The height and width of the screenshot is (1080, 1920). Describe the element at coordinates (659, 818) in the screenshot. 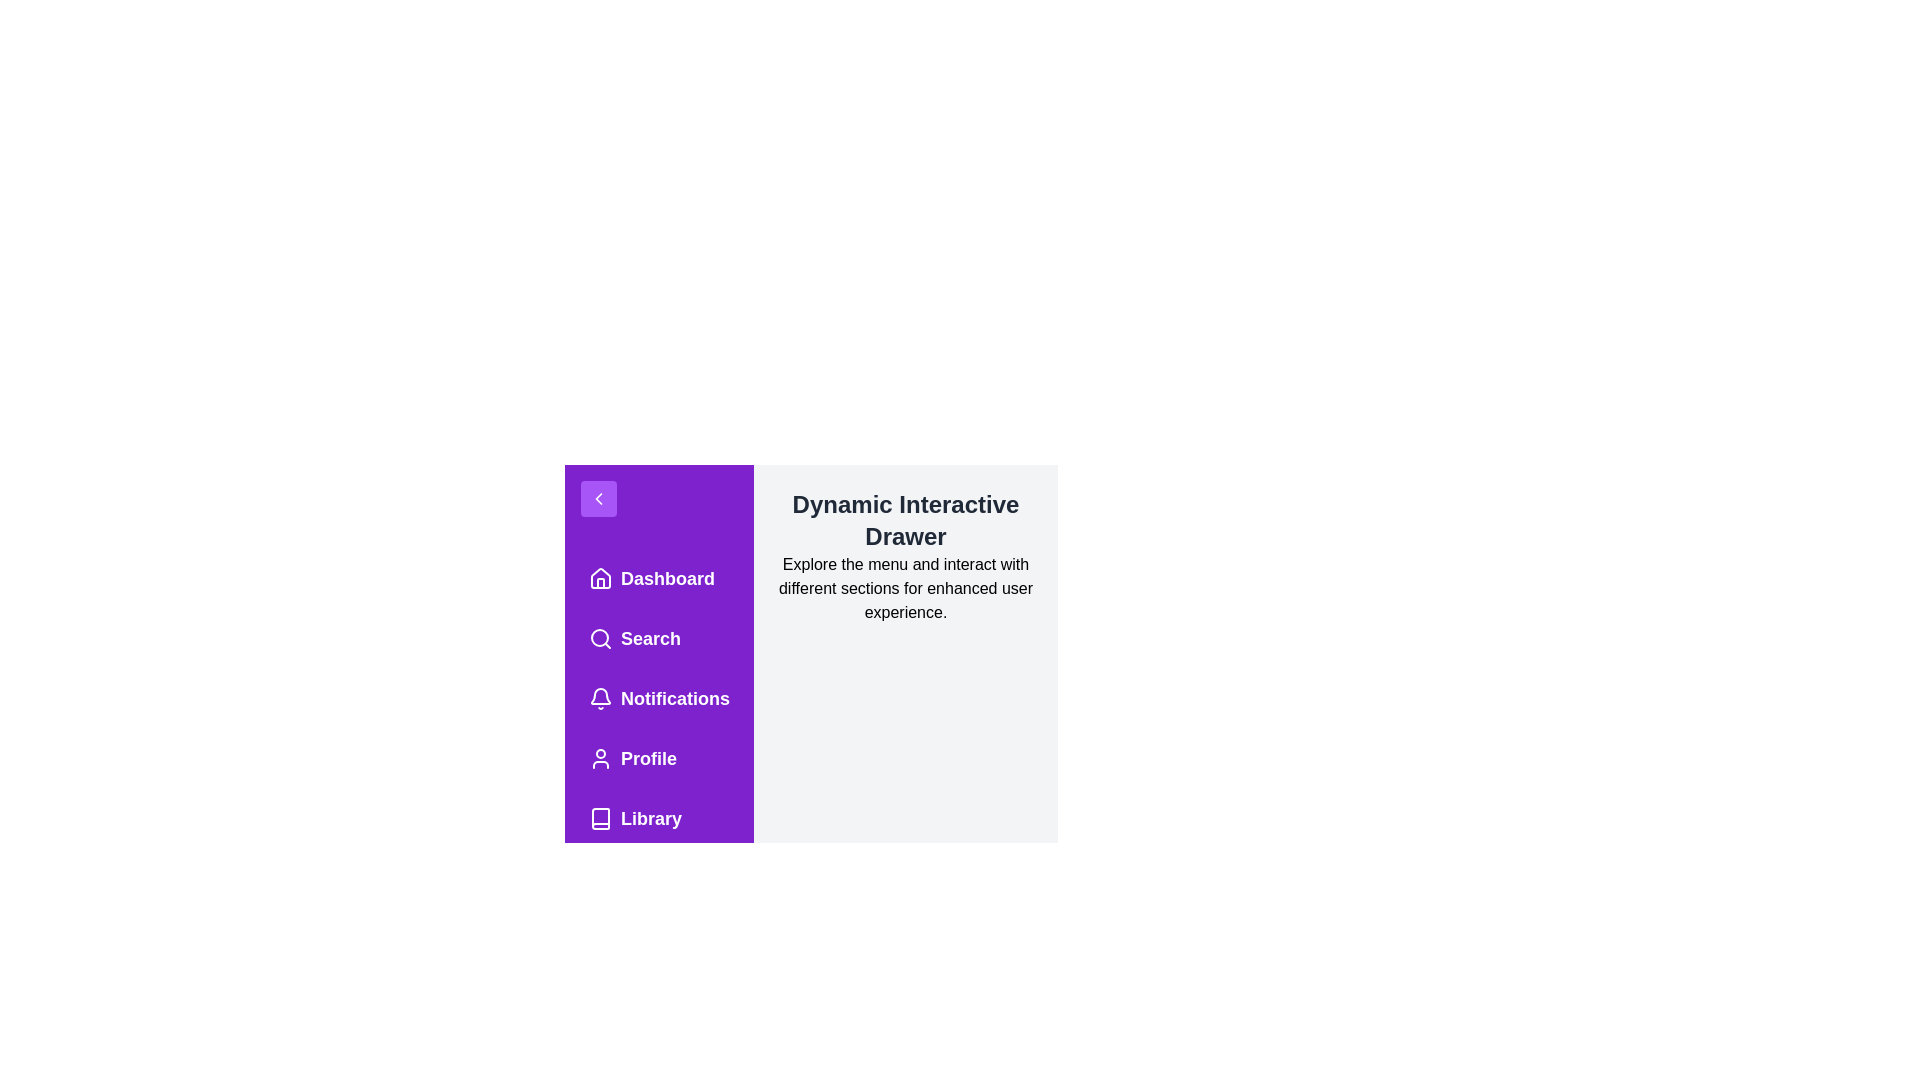

I see `the menu item labeled Library` at that location.